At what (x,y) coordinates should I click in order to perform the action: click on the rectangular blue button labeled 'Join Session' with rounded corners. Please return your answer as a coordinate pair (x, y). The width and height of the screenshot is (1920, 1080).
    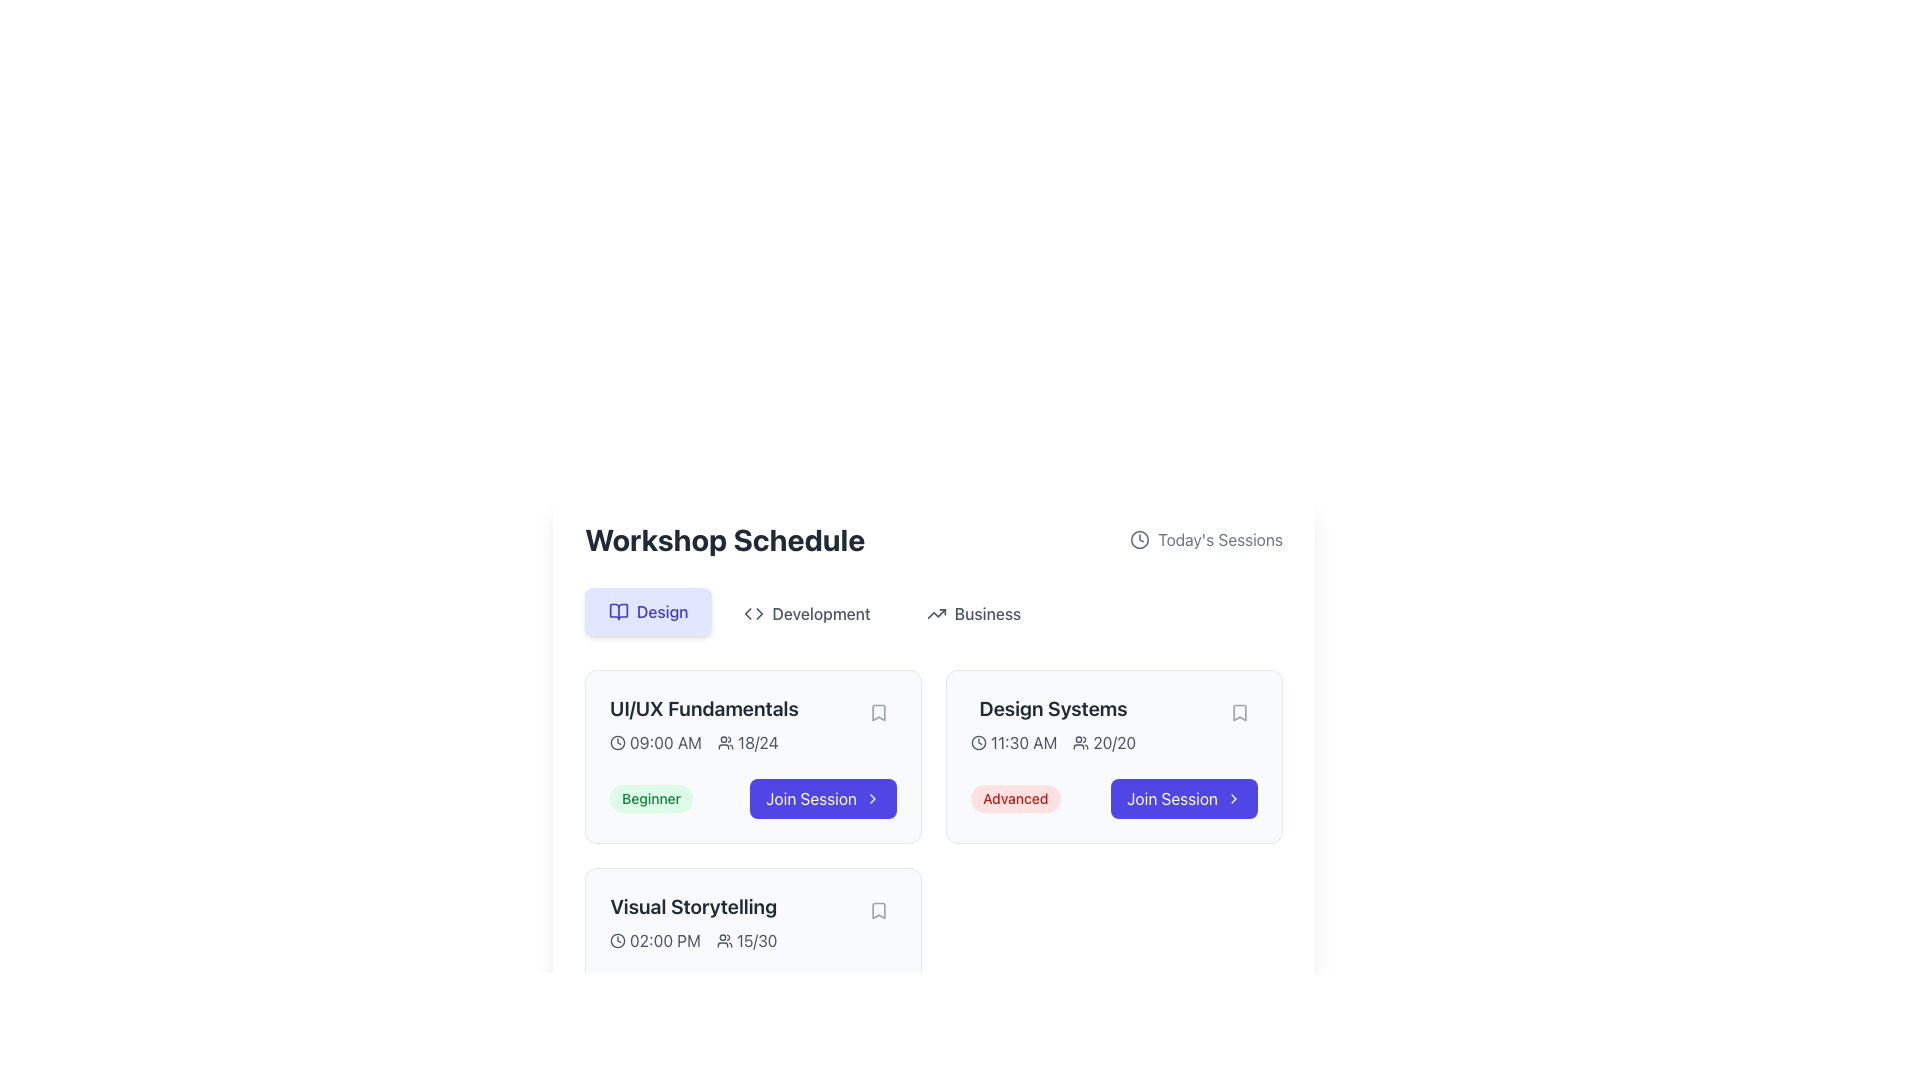
    Looking at the image, I should click on (823, 797).